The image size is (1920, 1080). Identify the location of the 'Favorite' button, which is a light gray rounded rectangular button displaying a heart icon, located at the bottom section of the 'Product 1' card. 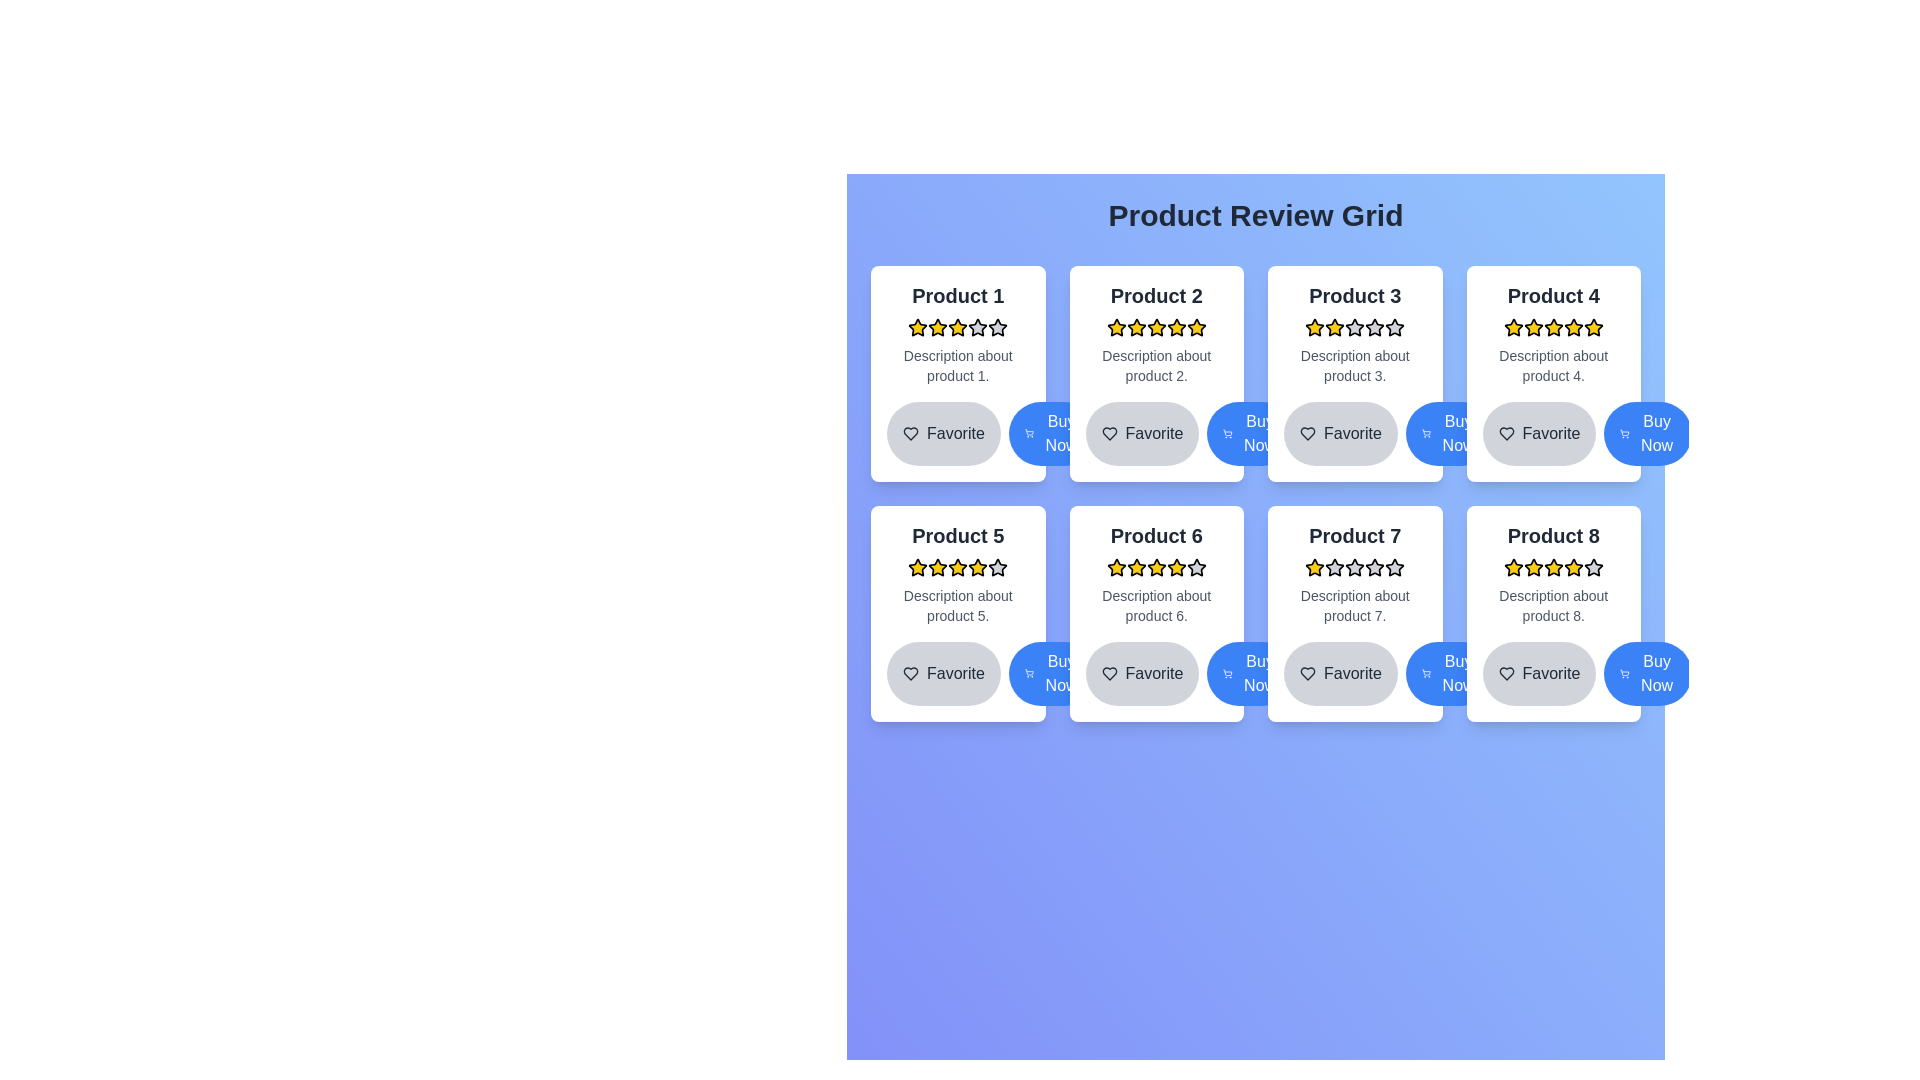
(957, 433).